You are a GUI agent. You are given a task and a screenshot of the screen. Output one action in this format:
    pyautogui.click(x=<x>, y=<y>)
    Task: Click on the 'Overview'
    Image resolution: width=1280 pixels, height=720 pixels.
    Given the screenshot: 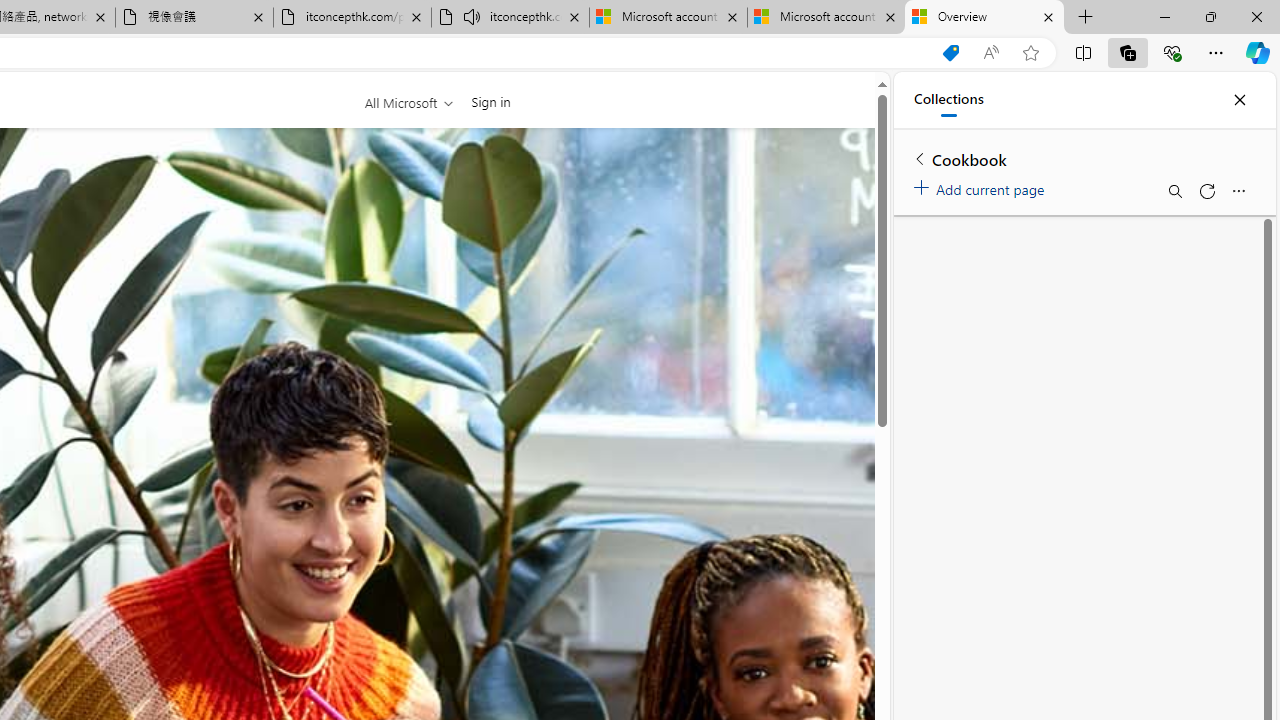 What is the action you would take?
    pyautogui.click(x=984, y=17)
    